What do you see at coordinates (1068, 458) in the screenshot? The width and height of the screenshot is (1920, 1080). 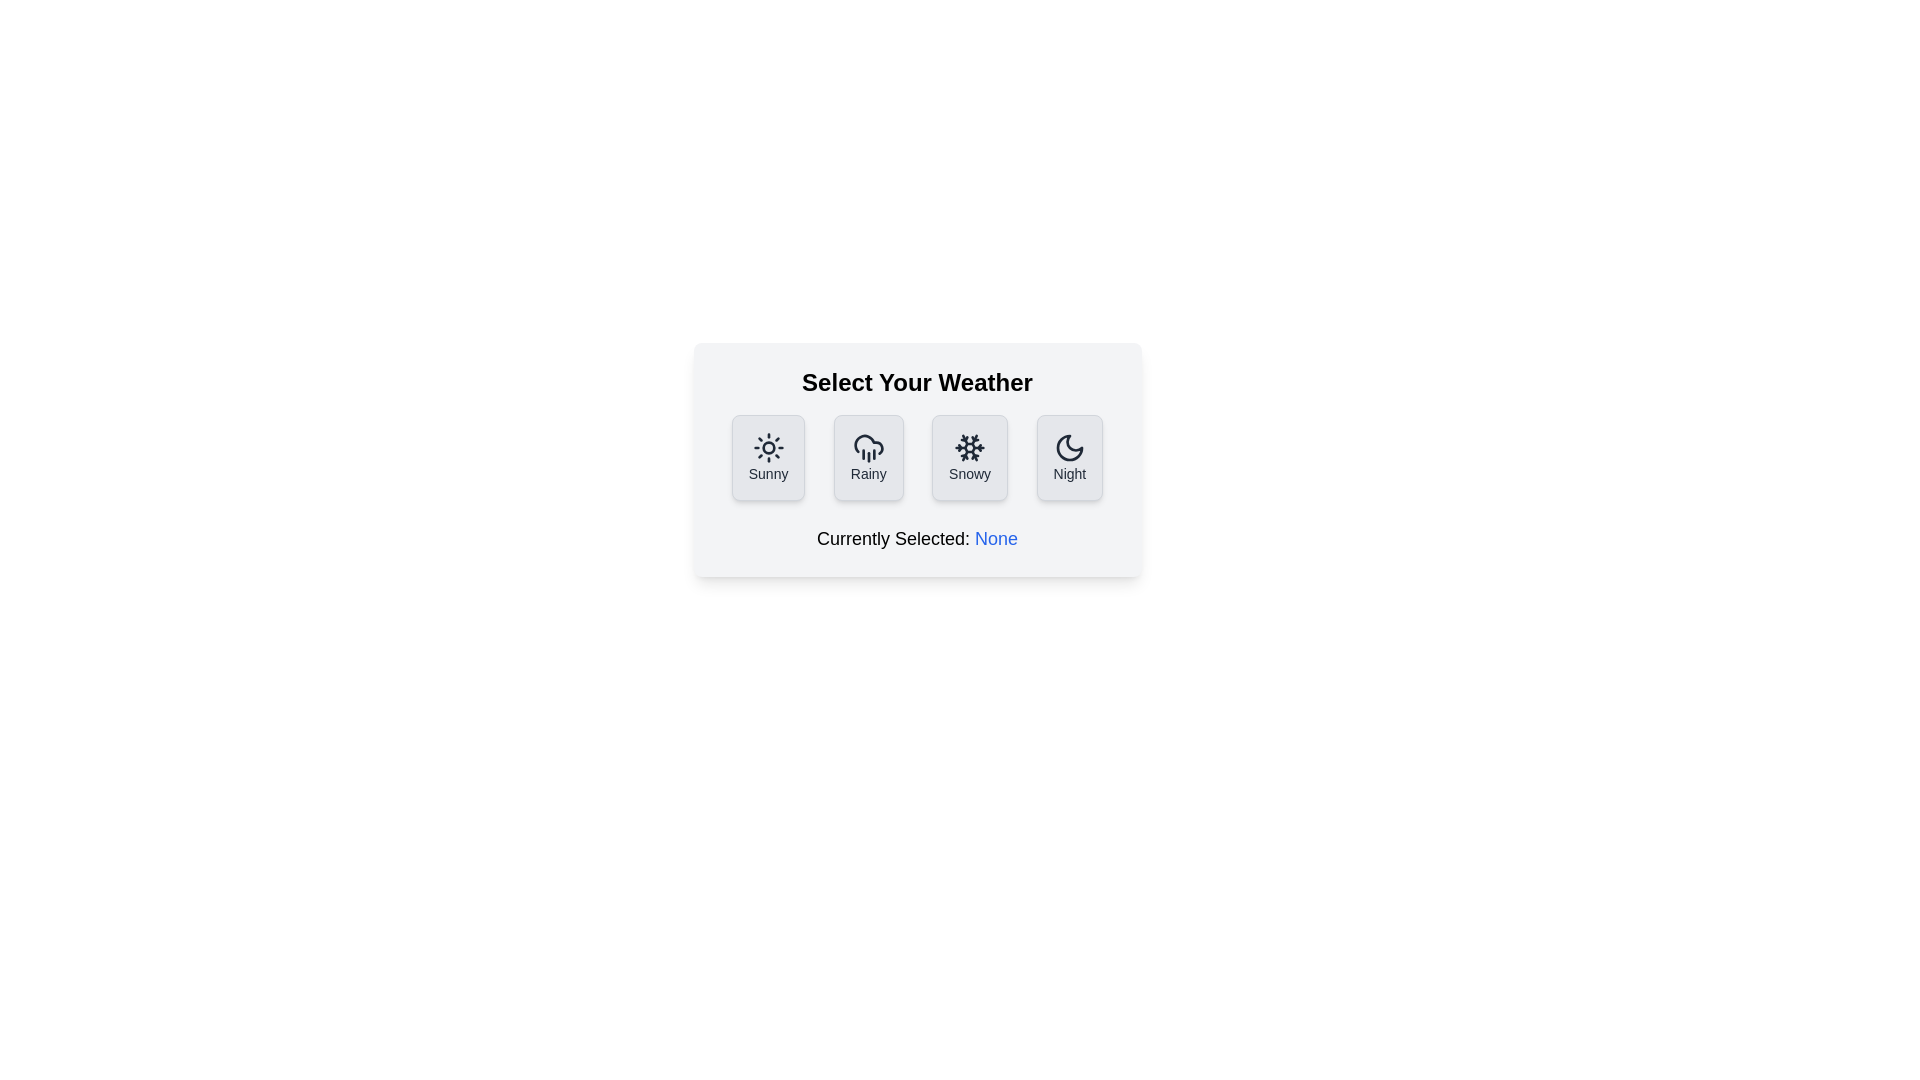 I see `the 'Night' button, which is the last button` at bounding box center [1068, 458].